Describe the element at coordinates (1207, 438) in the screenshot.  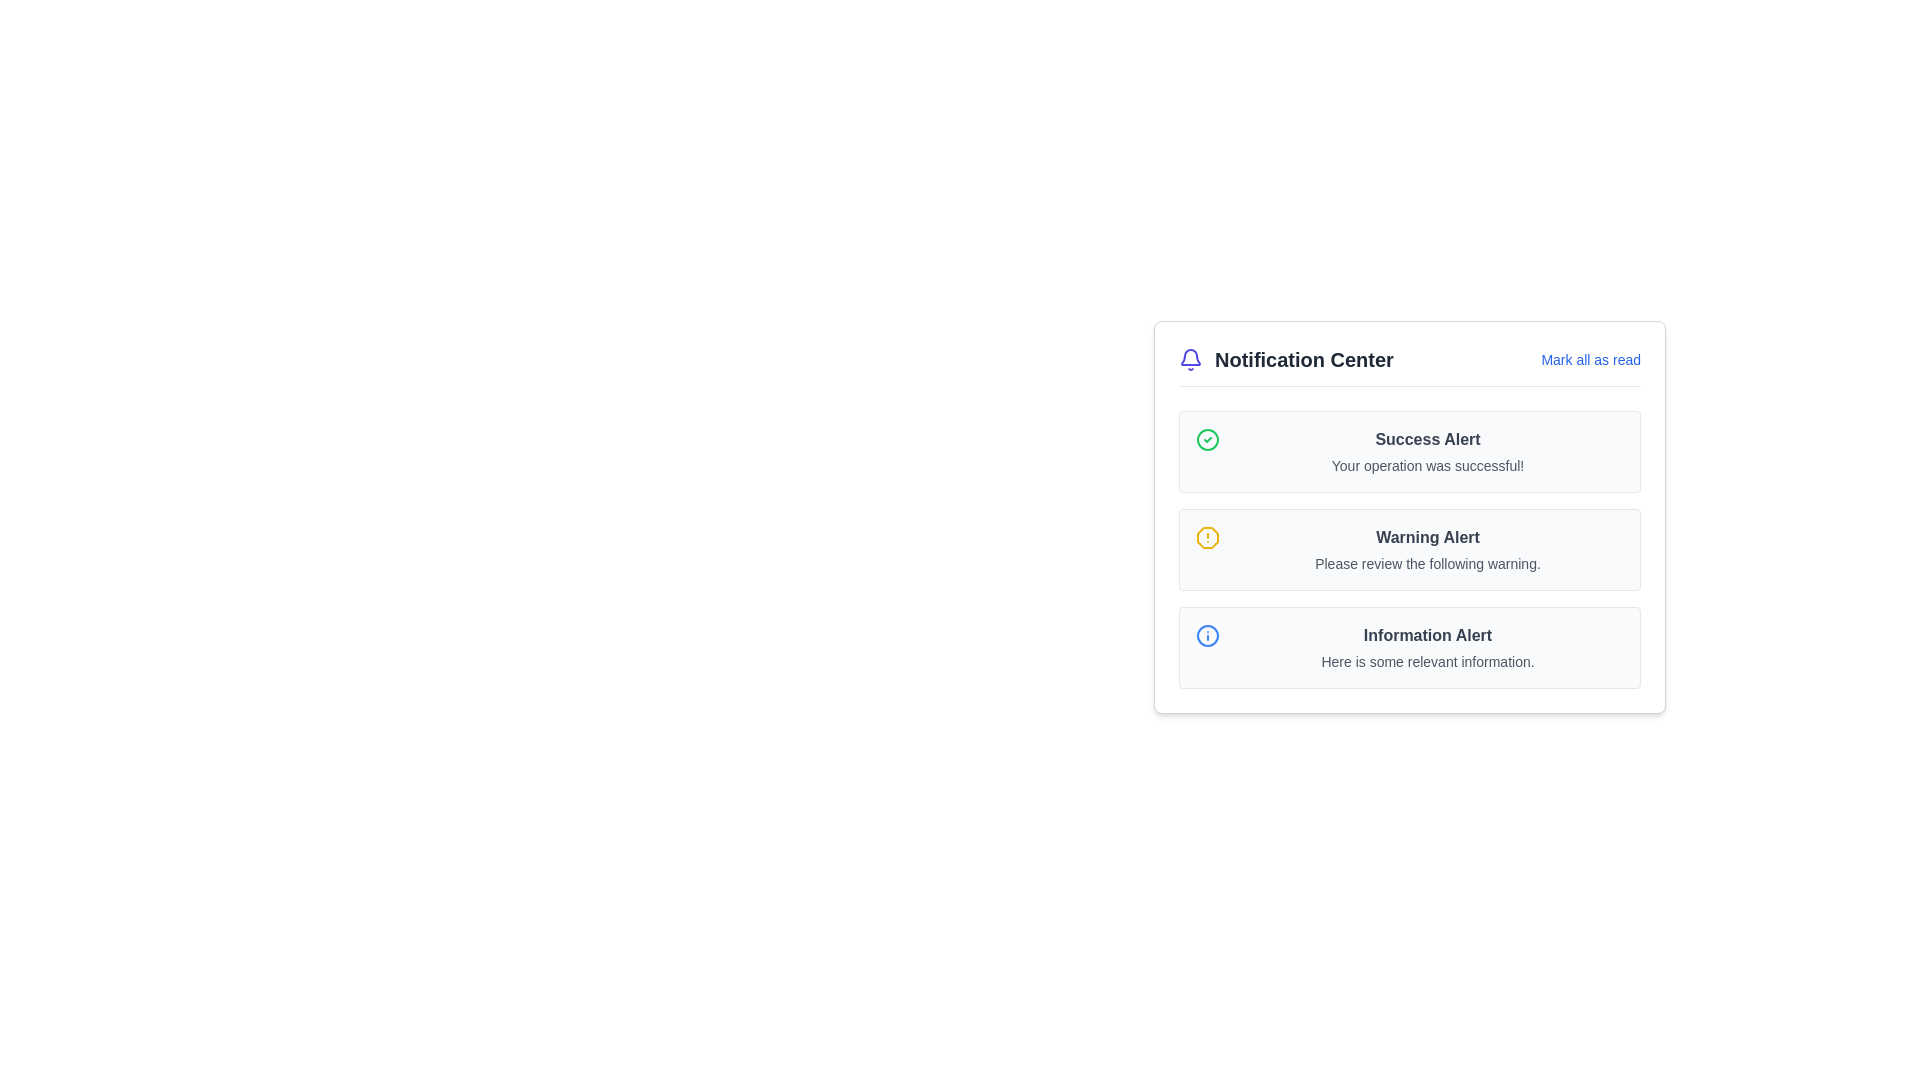
I see `the green circular icon with a checkmark that signifies success, located to the left of the 'Success Alert' text in the first notification box` at that location.